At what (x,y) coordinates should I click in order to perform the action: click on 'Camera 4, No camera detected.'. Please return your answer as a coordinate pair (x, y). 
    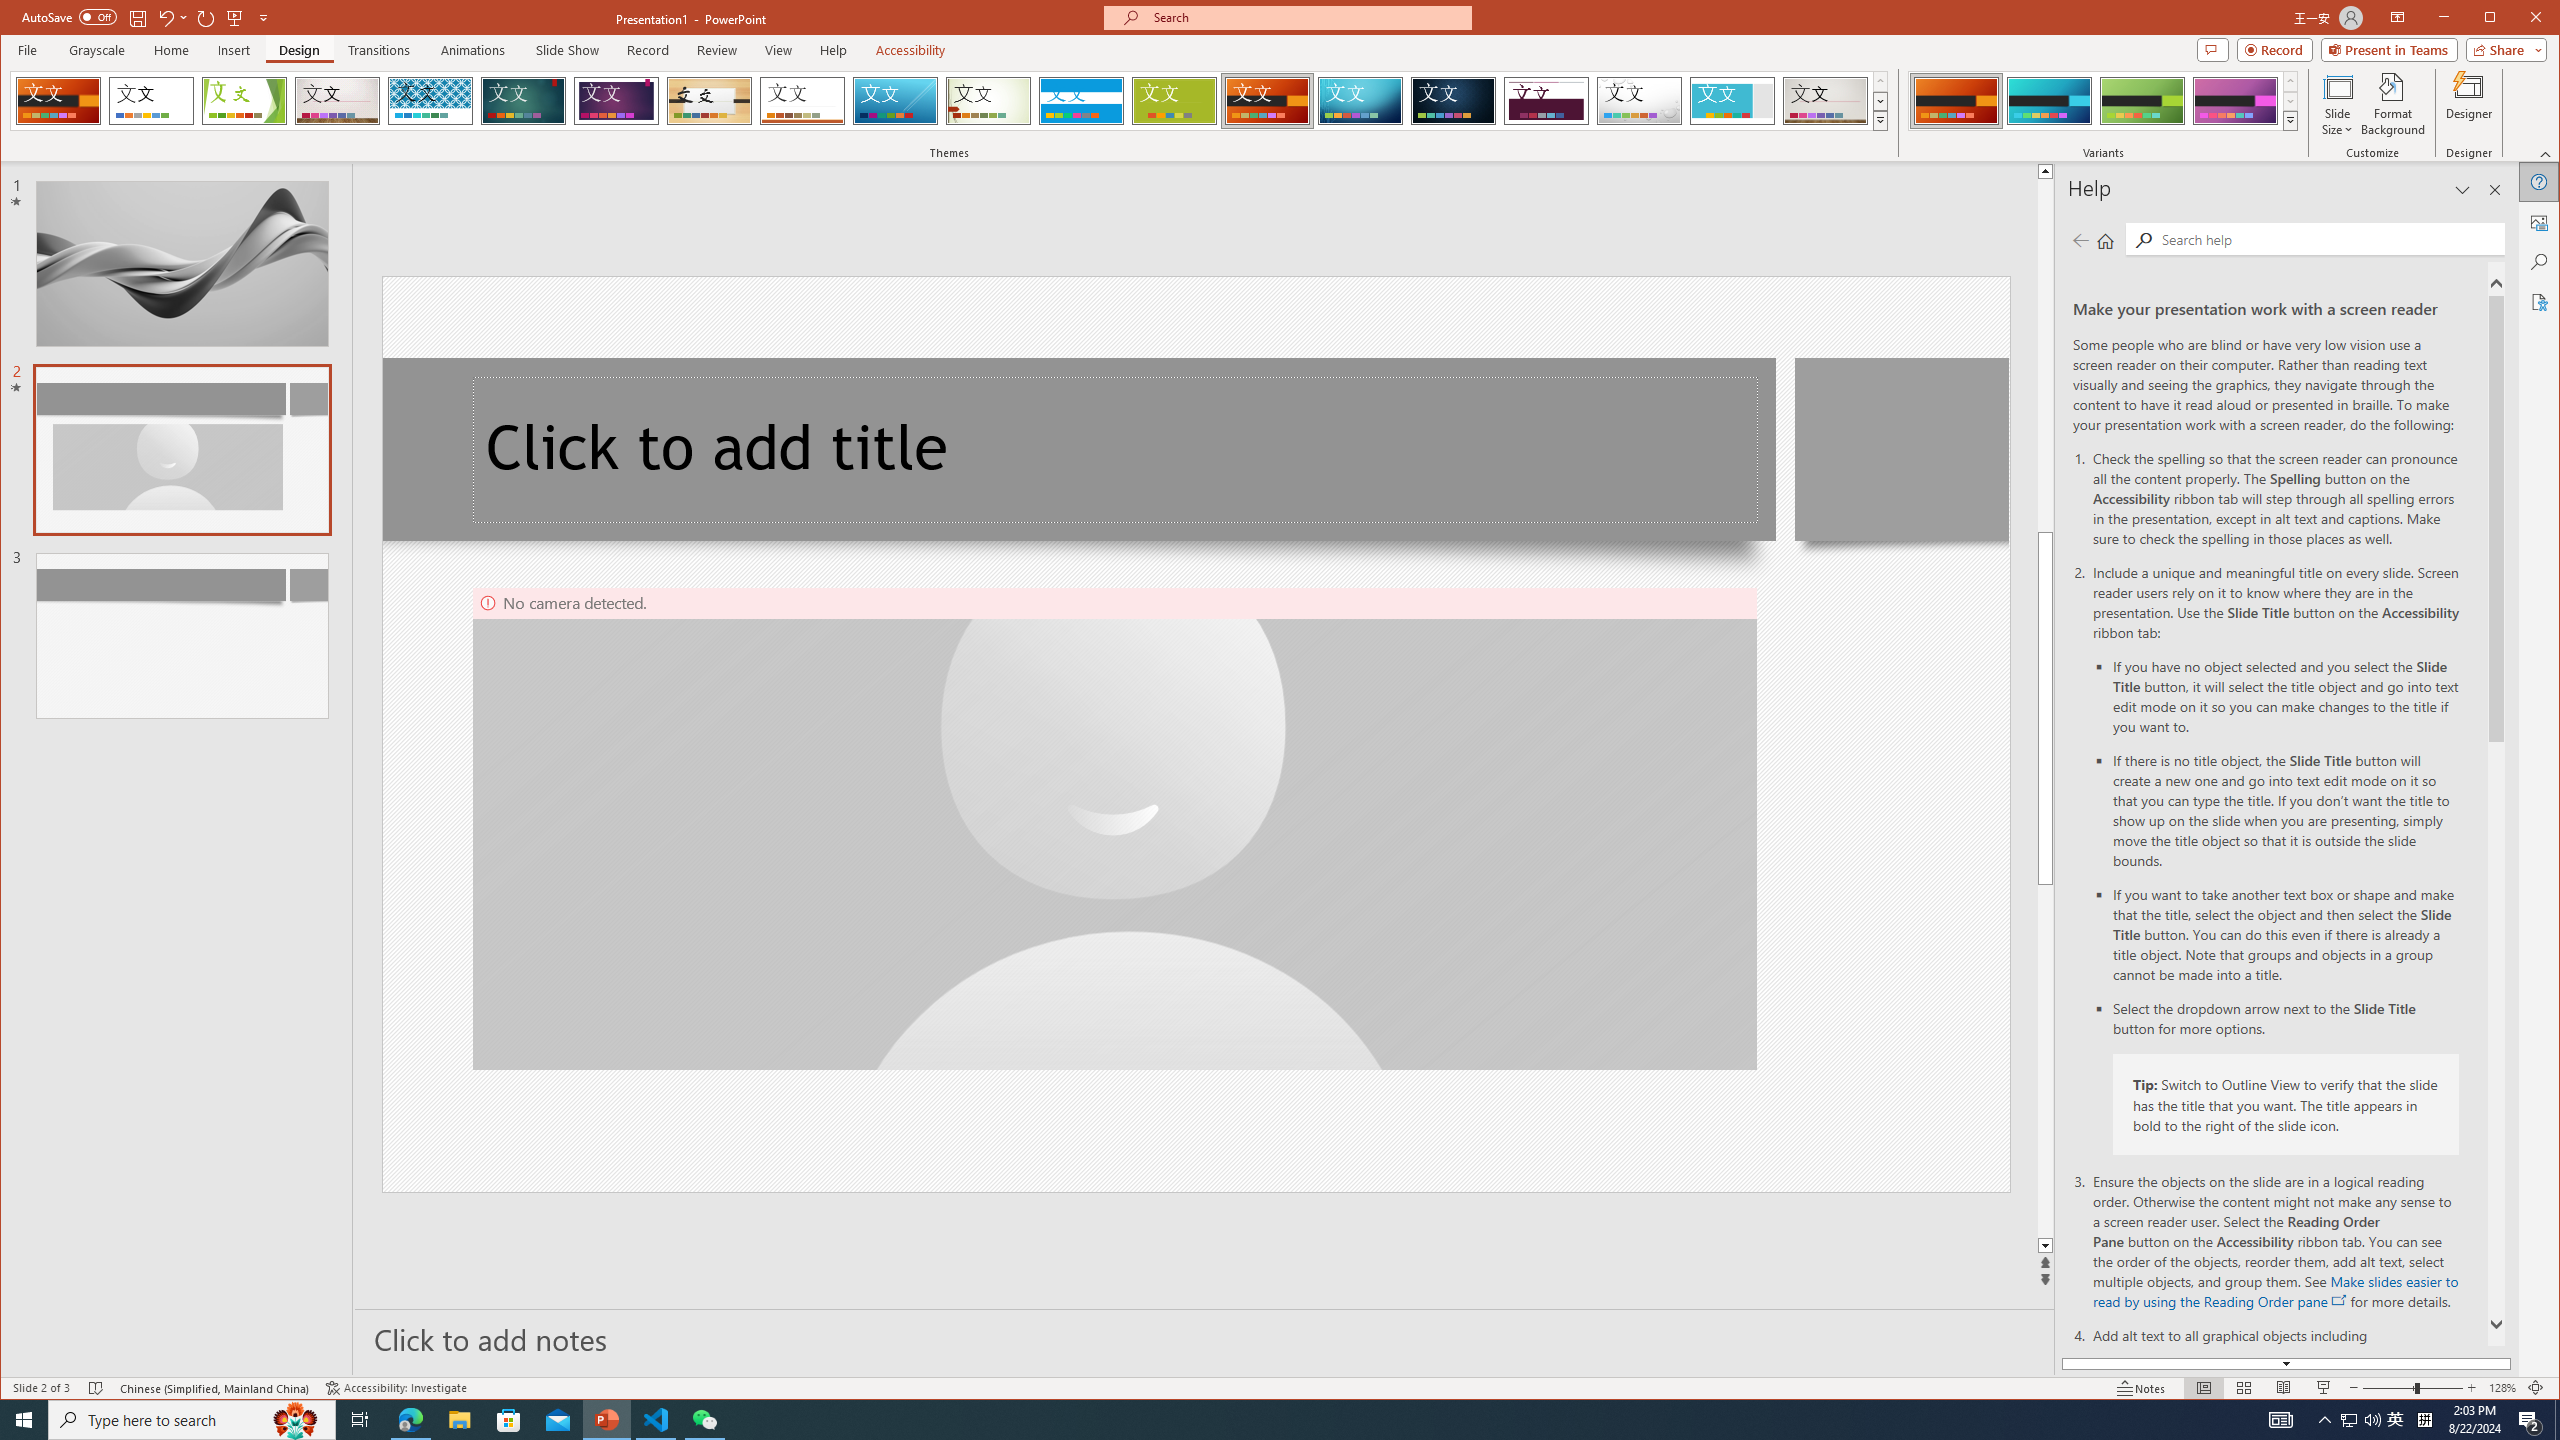
    Looking at the image, I should click on (1113, 827).